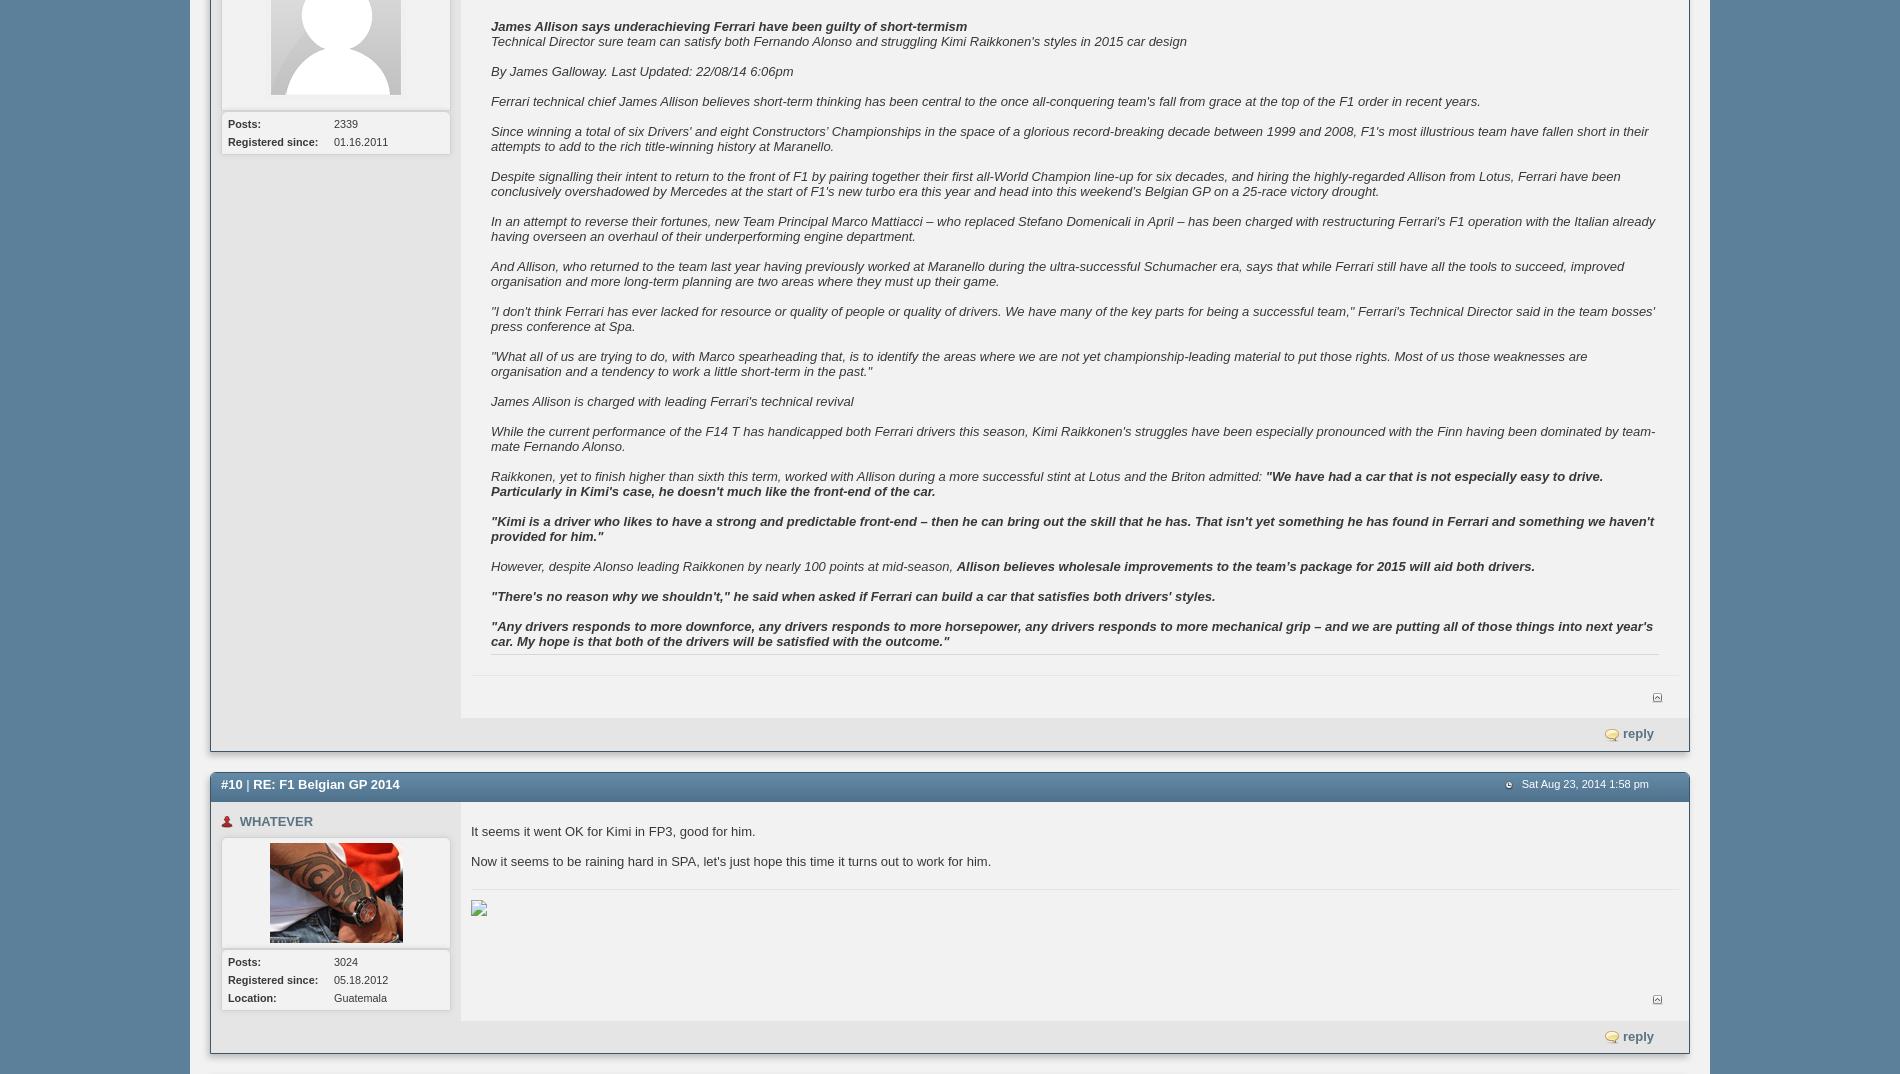 This screenshot has height=1074, width=1900. Describe the element at coordinates (1072, 438) in the screenshot. I see `'While the current performance of the F14 T has handicapped both Ferrari drivers this season, Kimi Raikkonen's struggles have been especially pronounced with the Finn having been dominated by team-mate Fernando Alonso.'` at that location.